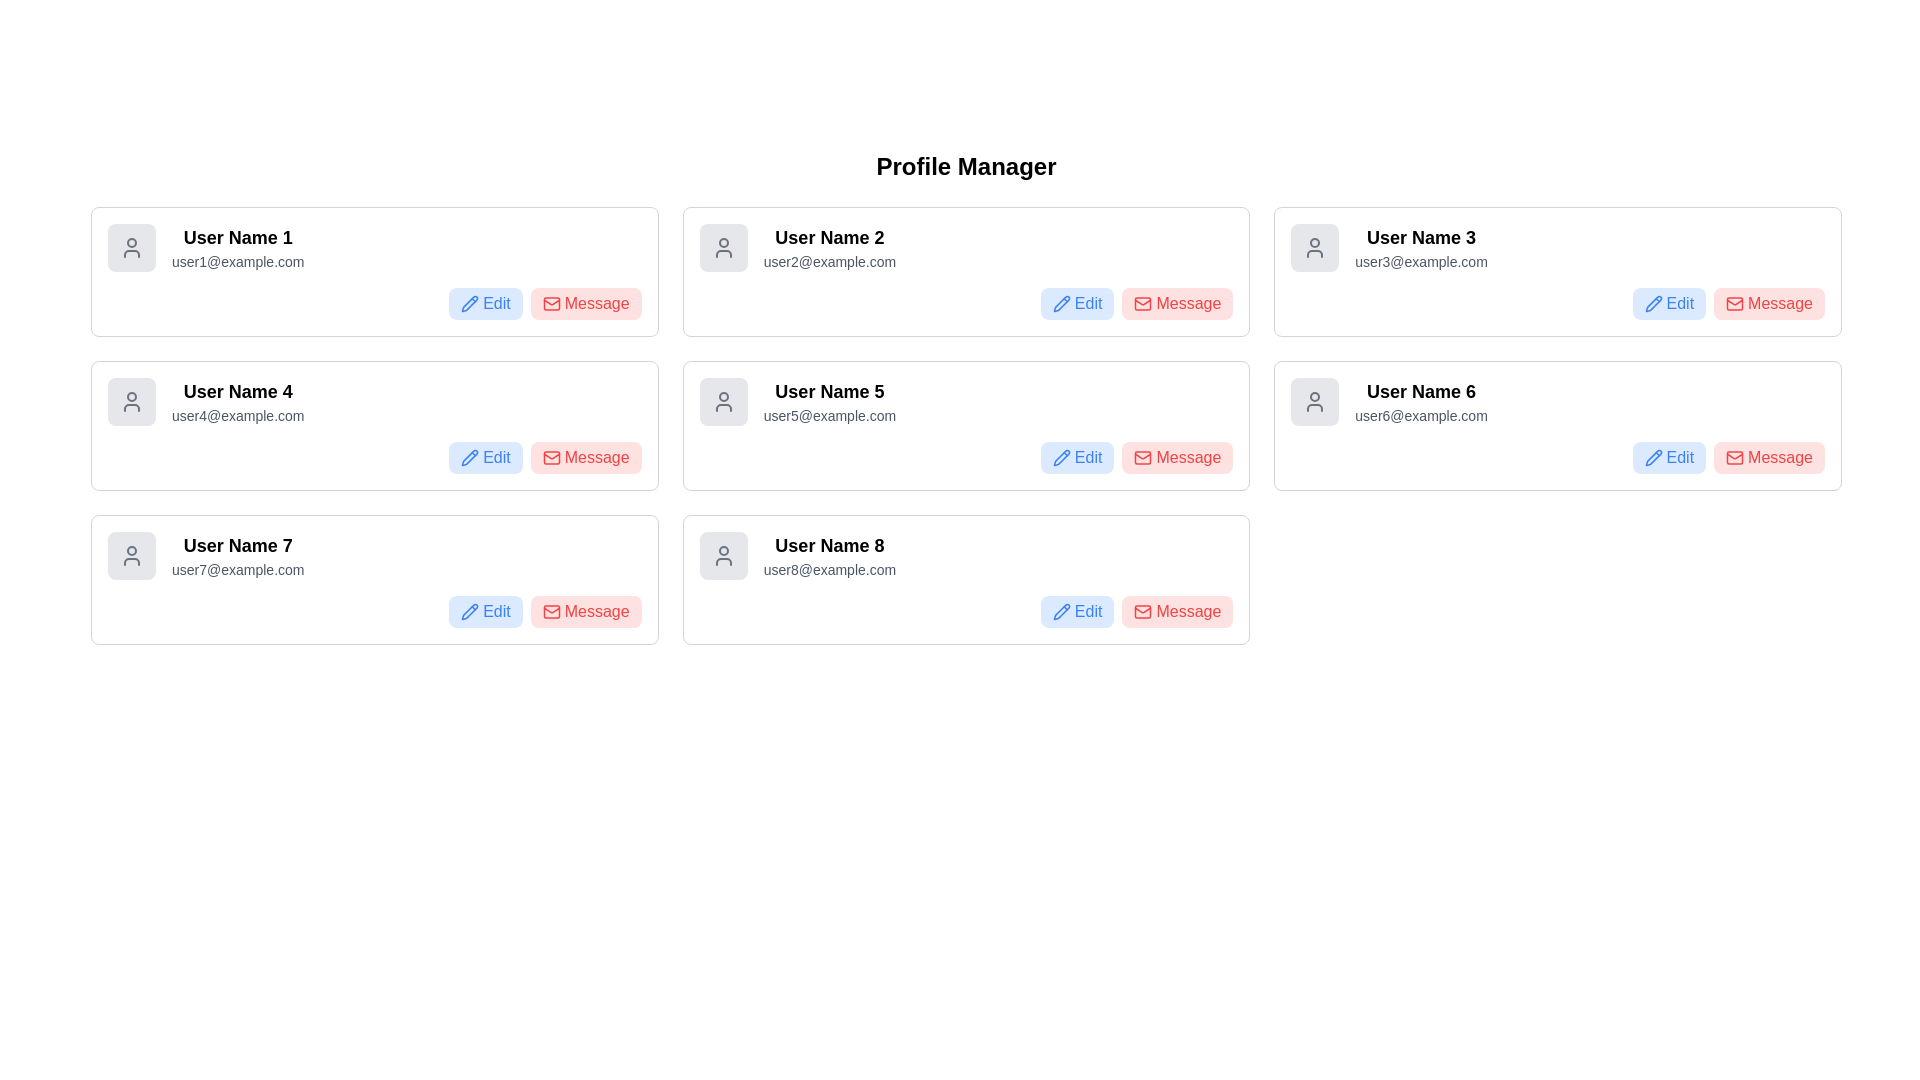  I want to click on the static text label displaying the email address of 'User Name 3', located in the top-right card of a 3x3 grid layout, so click(1420, 261).